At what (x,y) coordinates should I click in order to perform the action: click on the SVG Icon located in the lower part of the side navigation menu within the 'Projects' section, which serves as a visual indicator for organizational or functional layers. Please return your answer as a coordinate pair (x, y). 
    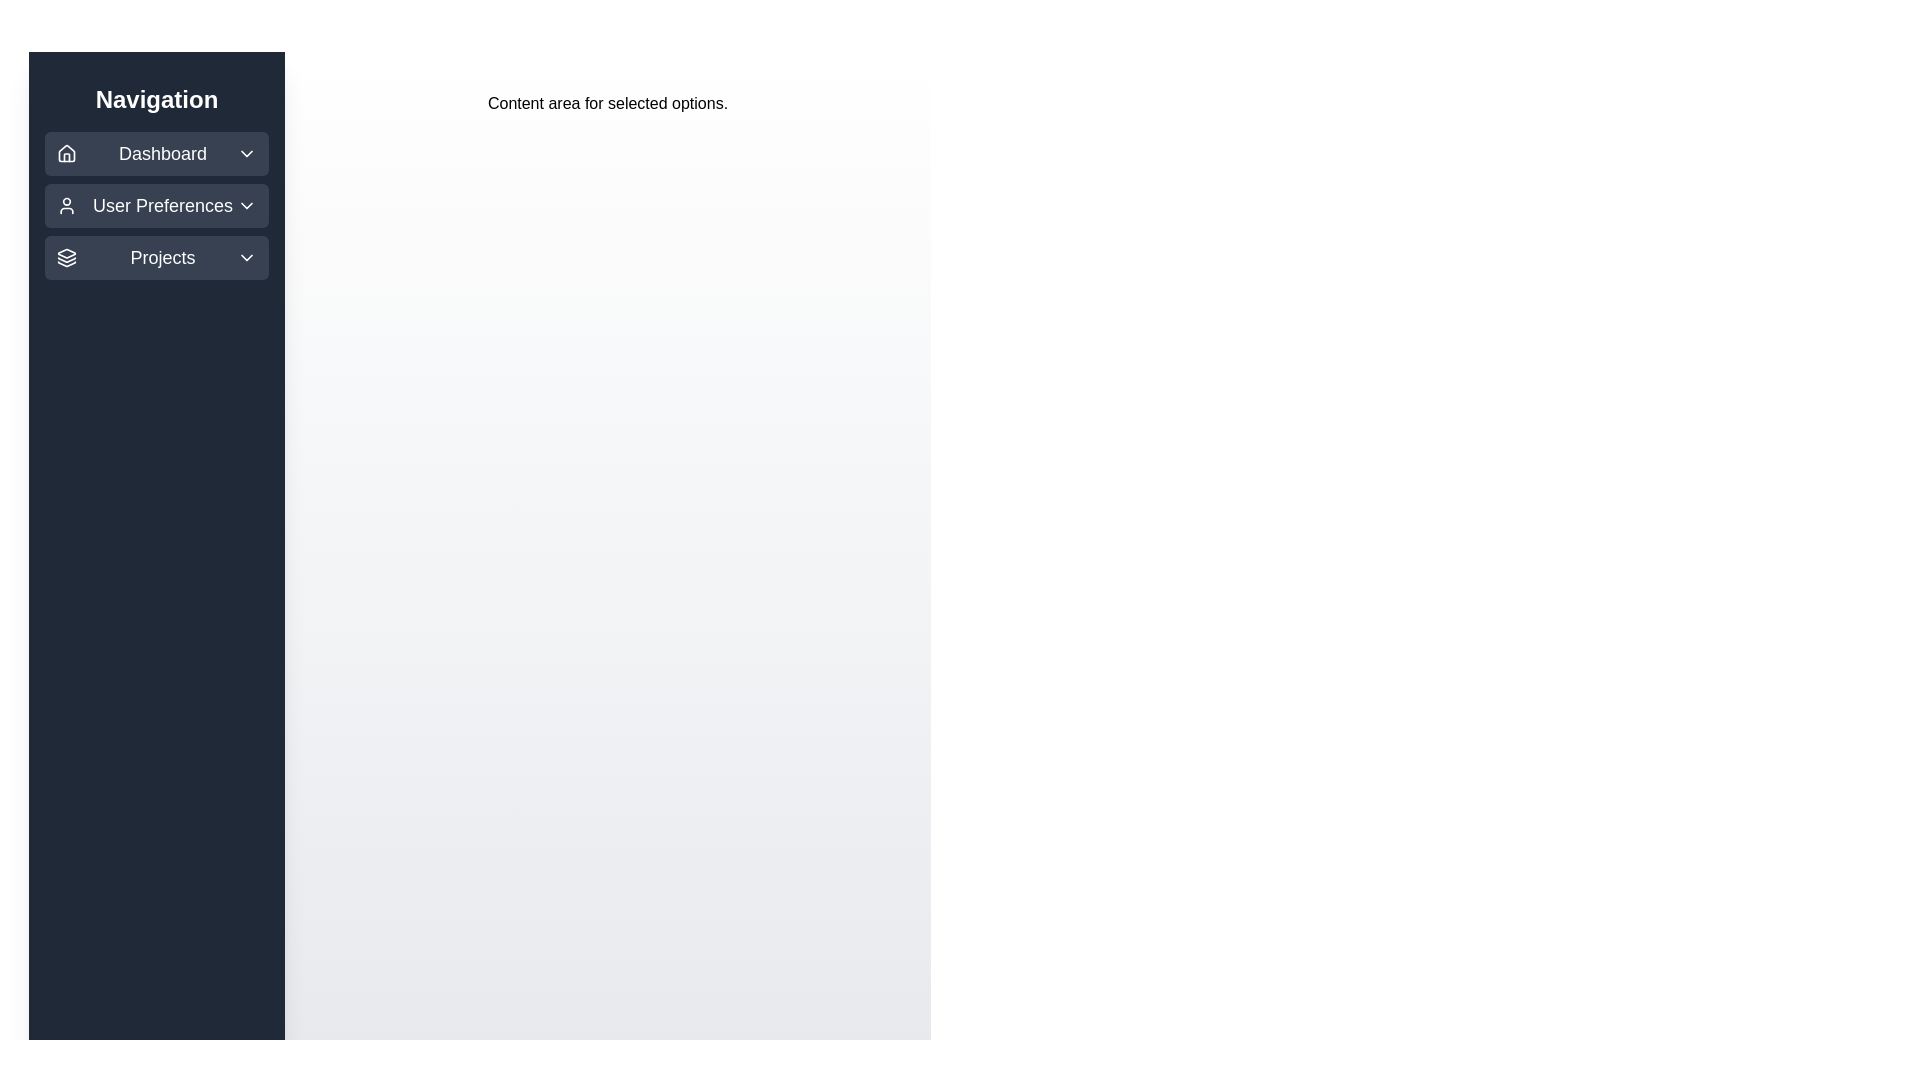
    Looking at the image, I should click on (67, 252).